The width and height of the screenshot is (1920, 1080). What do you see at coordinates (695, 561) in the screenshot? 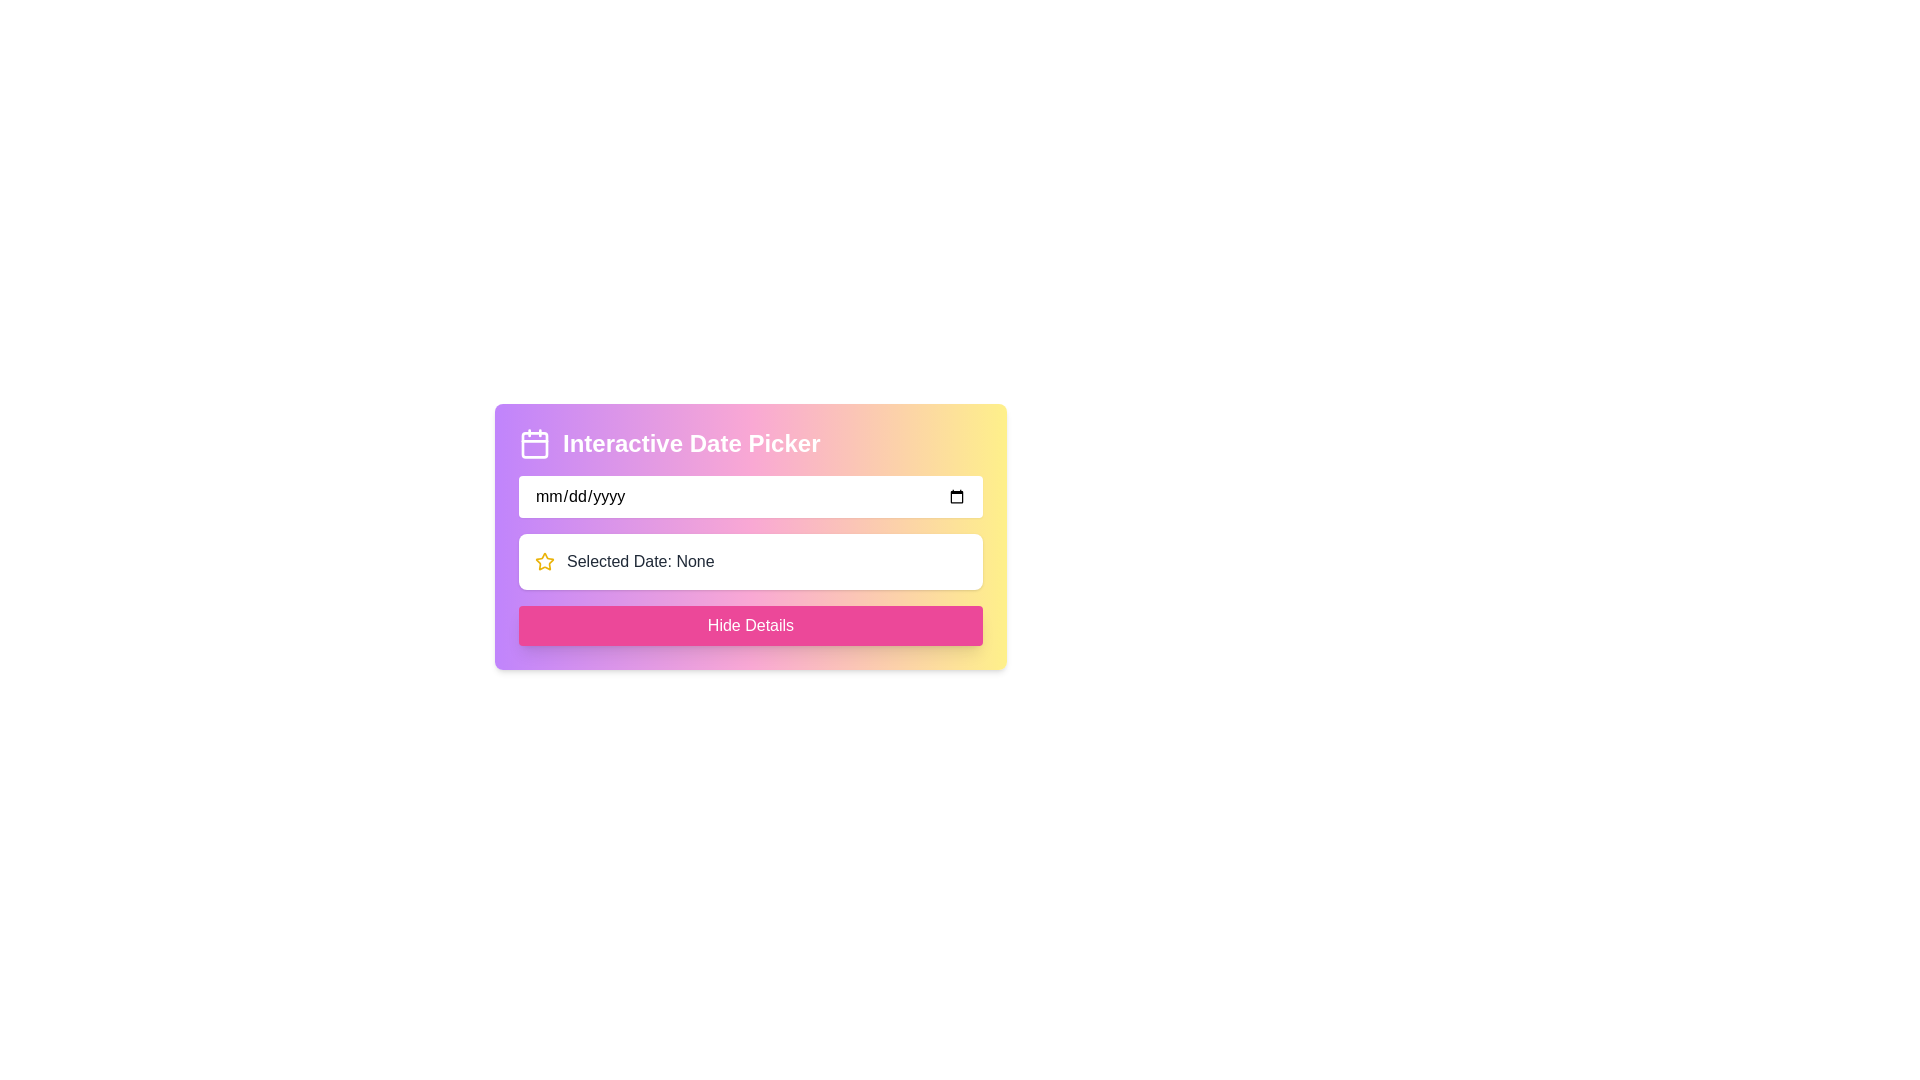
I see `the text 'None' which is part of the label 'Selected Date: None', displayed in a medium-weight font and located centrally in the interface` at bounding box center [695, 561].